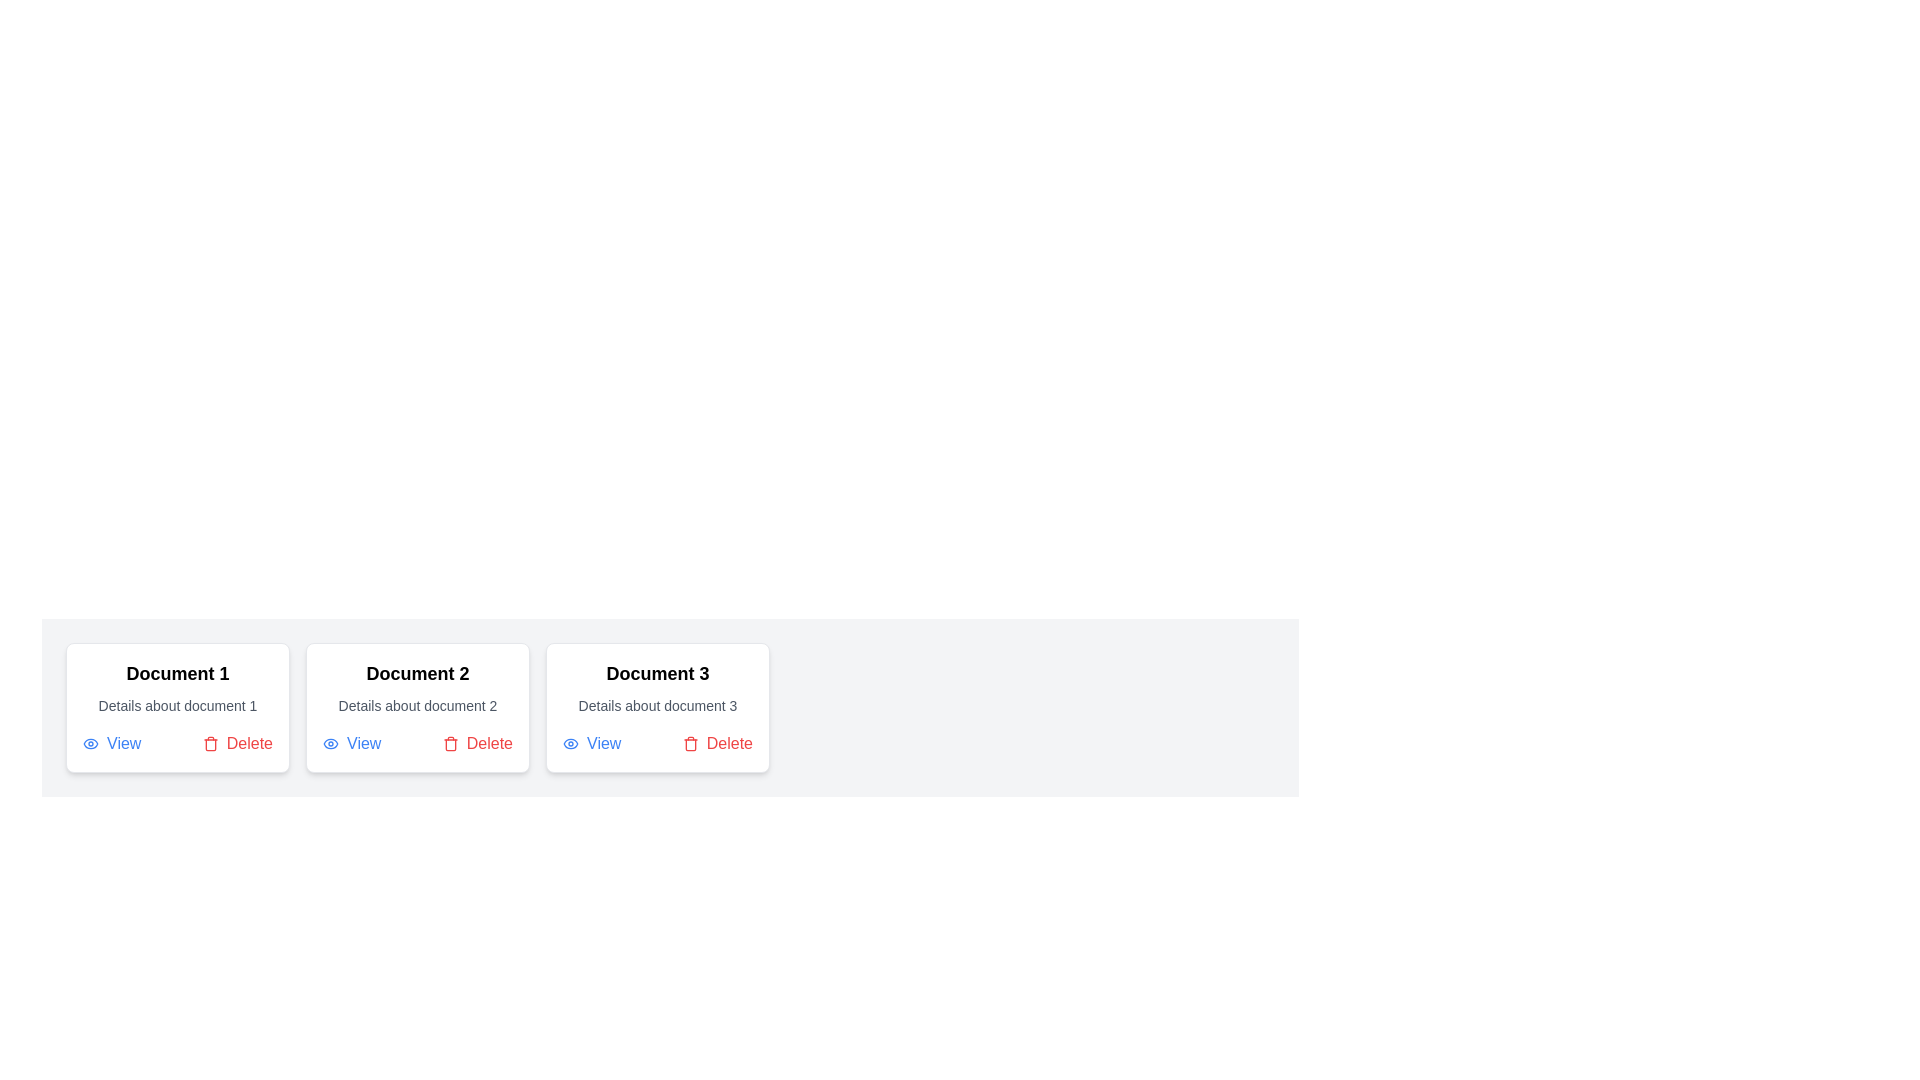 The width and height of the screenshot is (1920, 1080). What do you see at coordinates (90, 744) in the screenshot?
I see `the eye-shaped icon representing the view action, located to the left of the 'View' text in the first card labeled 'Document 1'` at bounding box center [90, 744].